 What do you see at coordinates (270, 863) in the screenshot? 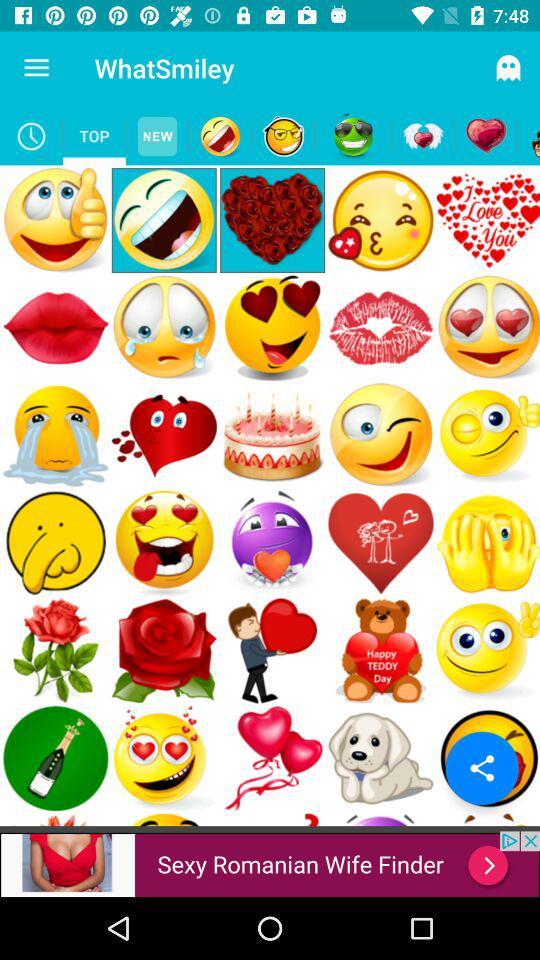
I see `open advertisement` at bounding box center [270, 863].